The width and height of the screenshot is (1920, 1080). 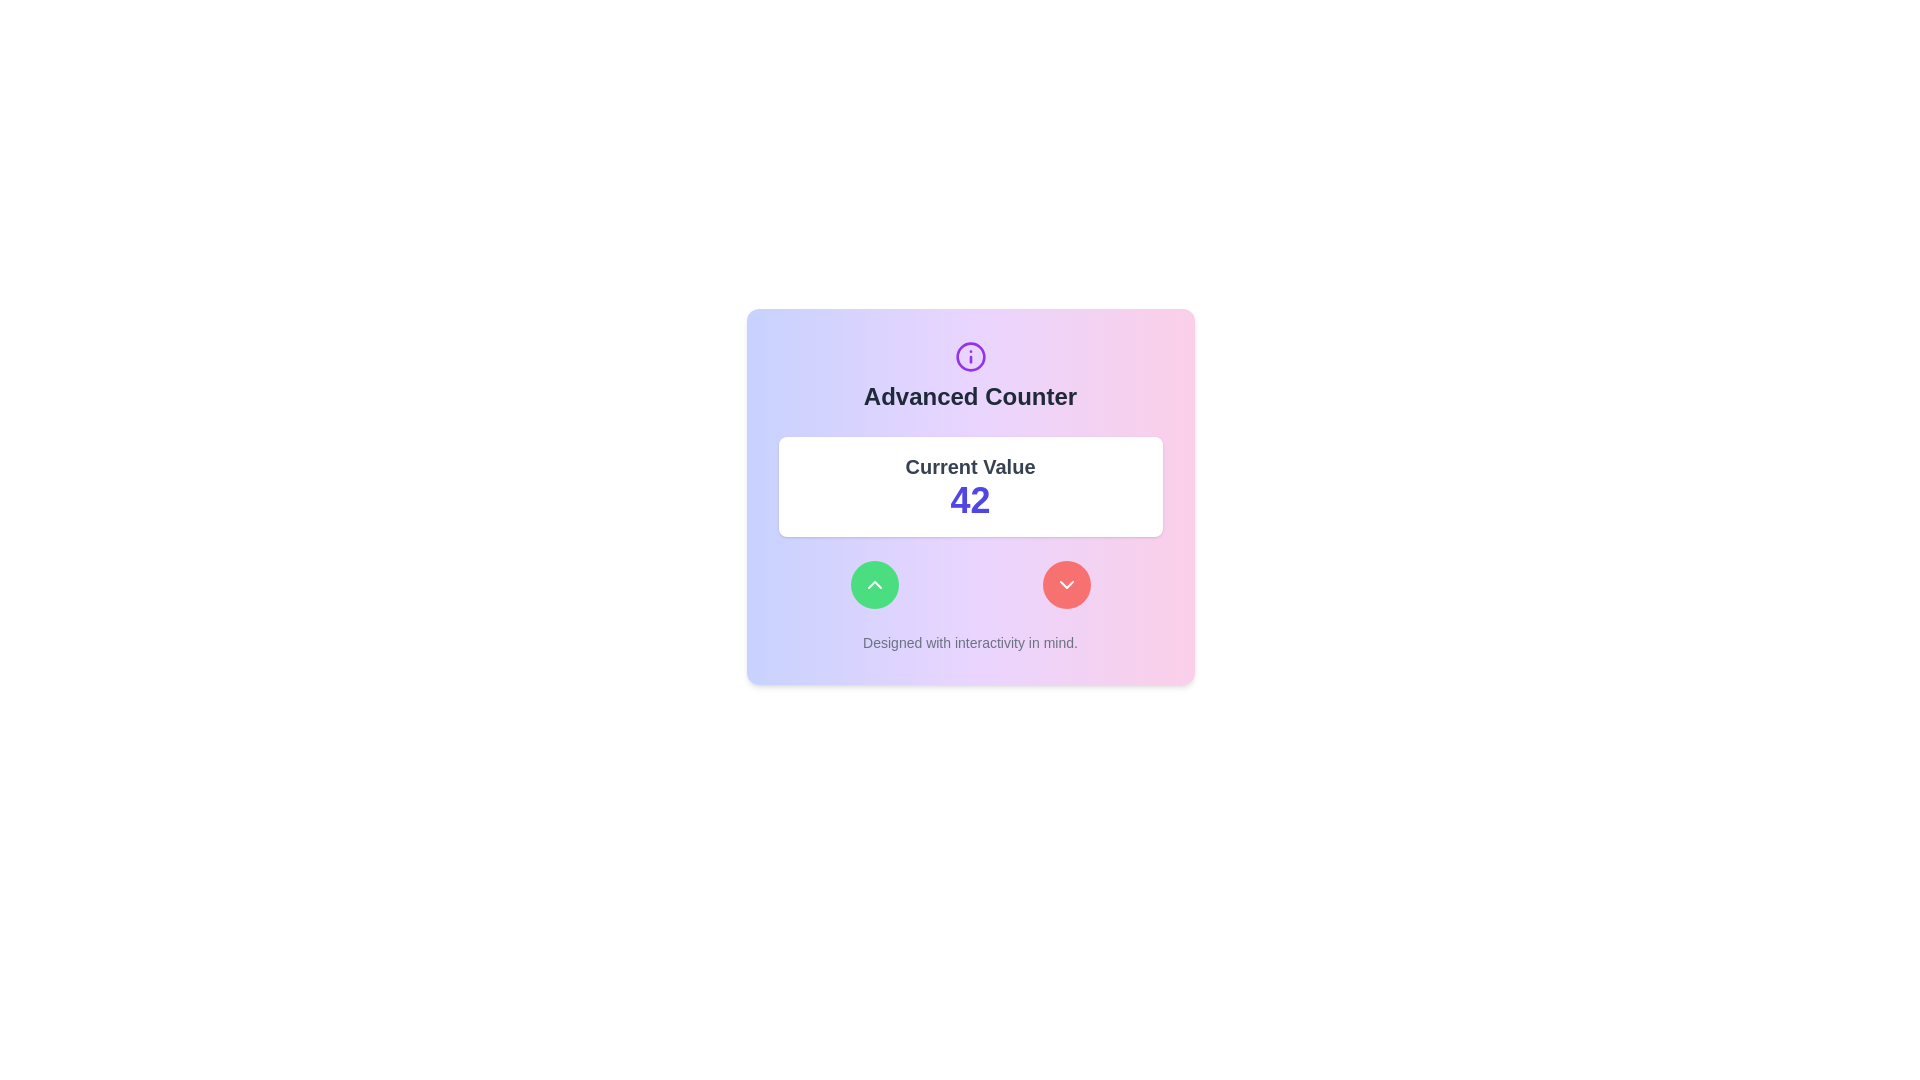 What do you see at coordinates (874, 585) in the screenshot?
I see `the Button icon (Upward arrow) located within the green circular button at the bottom-left of the central card, aligned with the text 'Current Value 42'` at bounding box center [874, 585].